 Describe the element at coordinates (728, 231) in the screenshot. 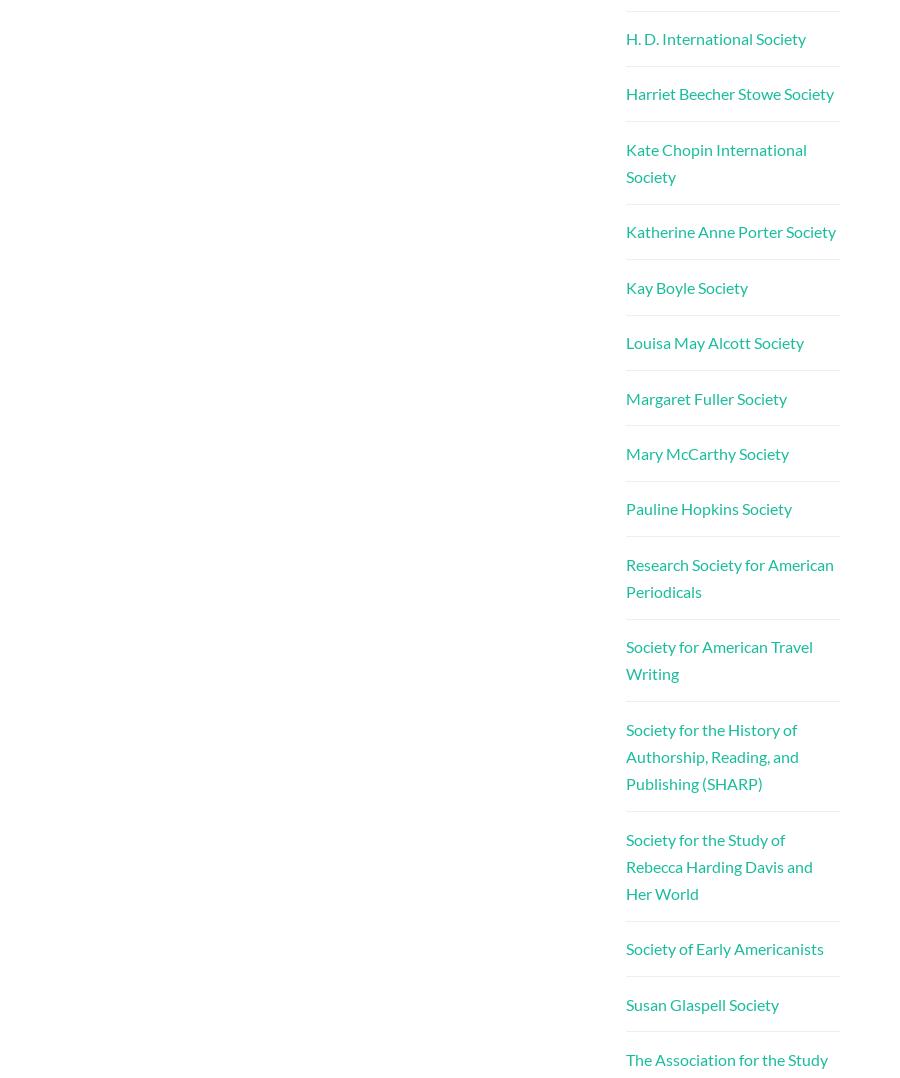

I see `'Katherine Anne Porter Society'` at that location.